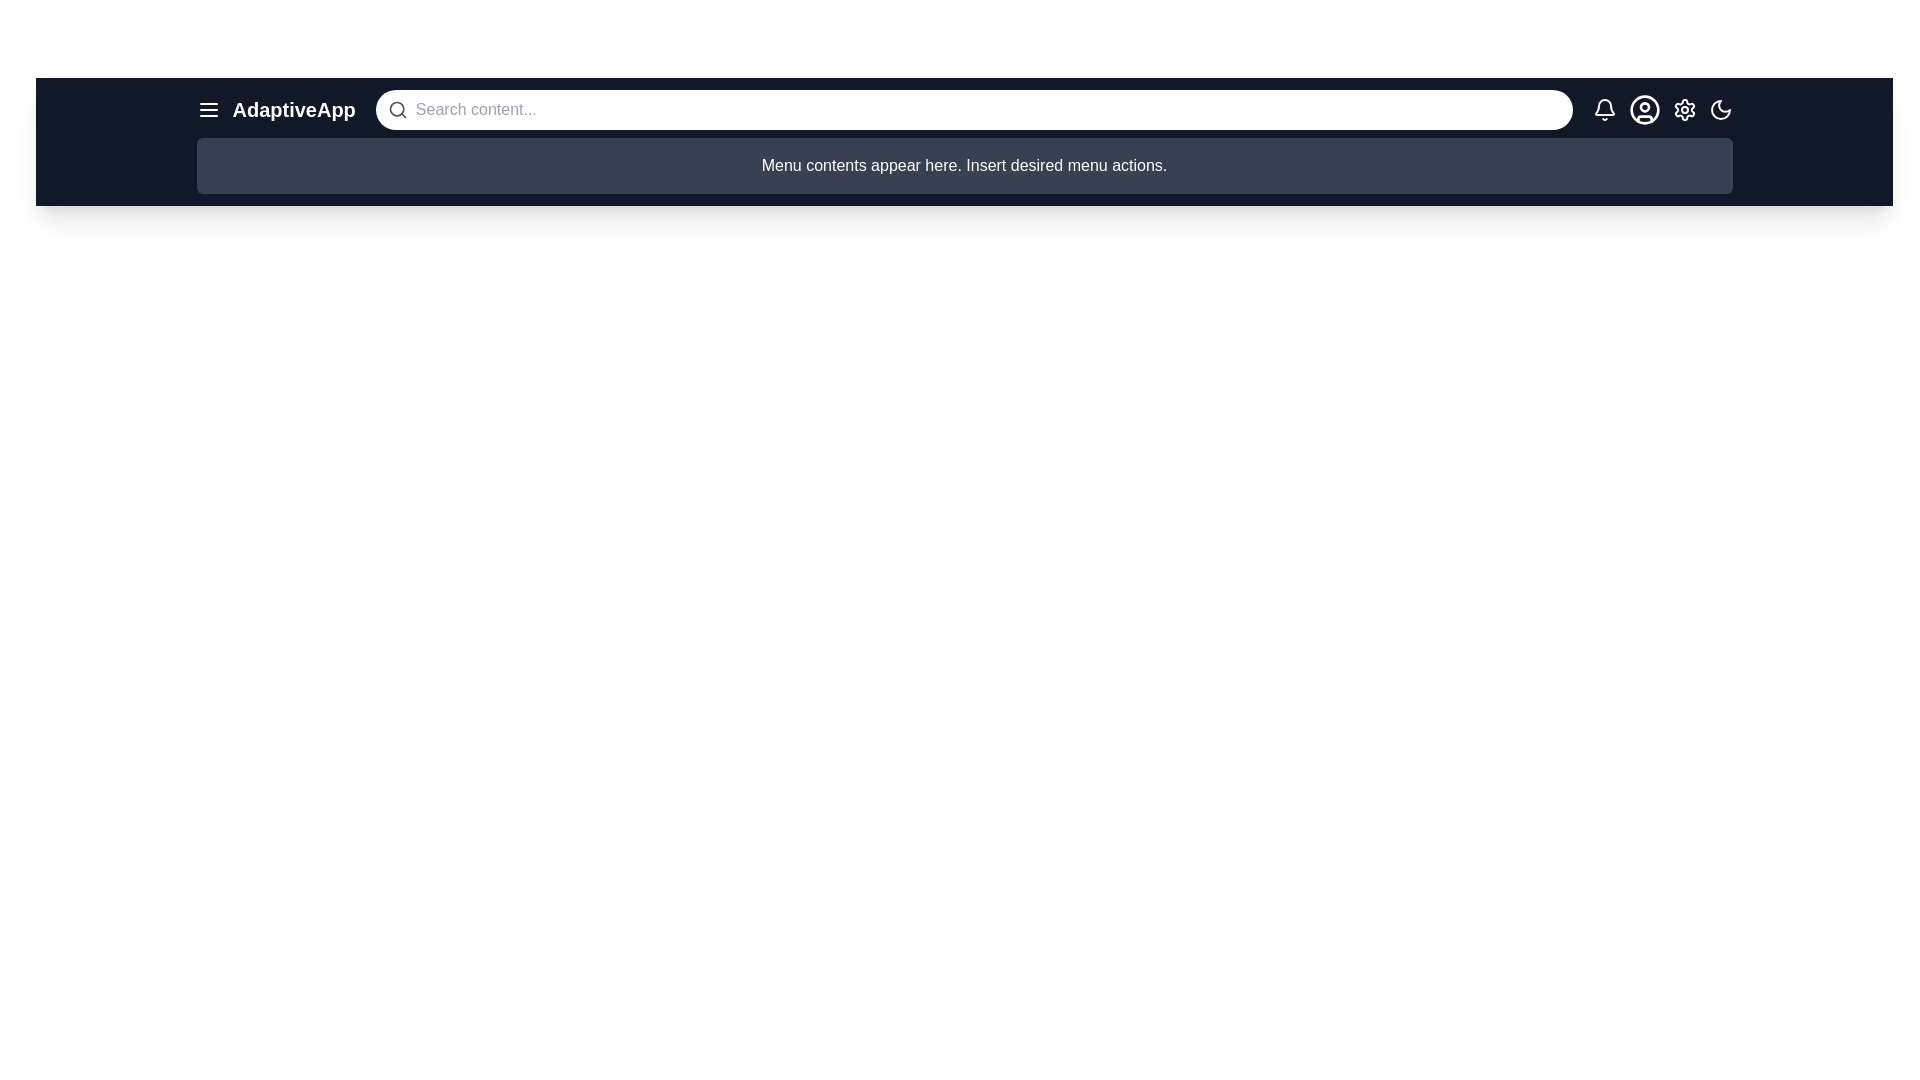 This screenshot has height=1080, width=1920. I want to click on the user_circle icon to reveal its tooltip, so click(1644, 110).